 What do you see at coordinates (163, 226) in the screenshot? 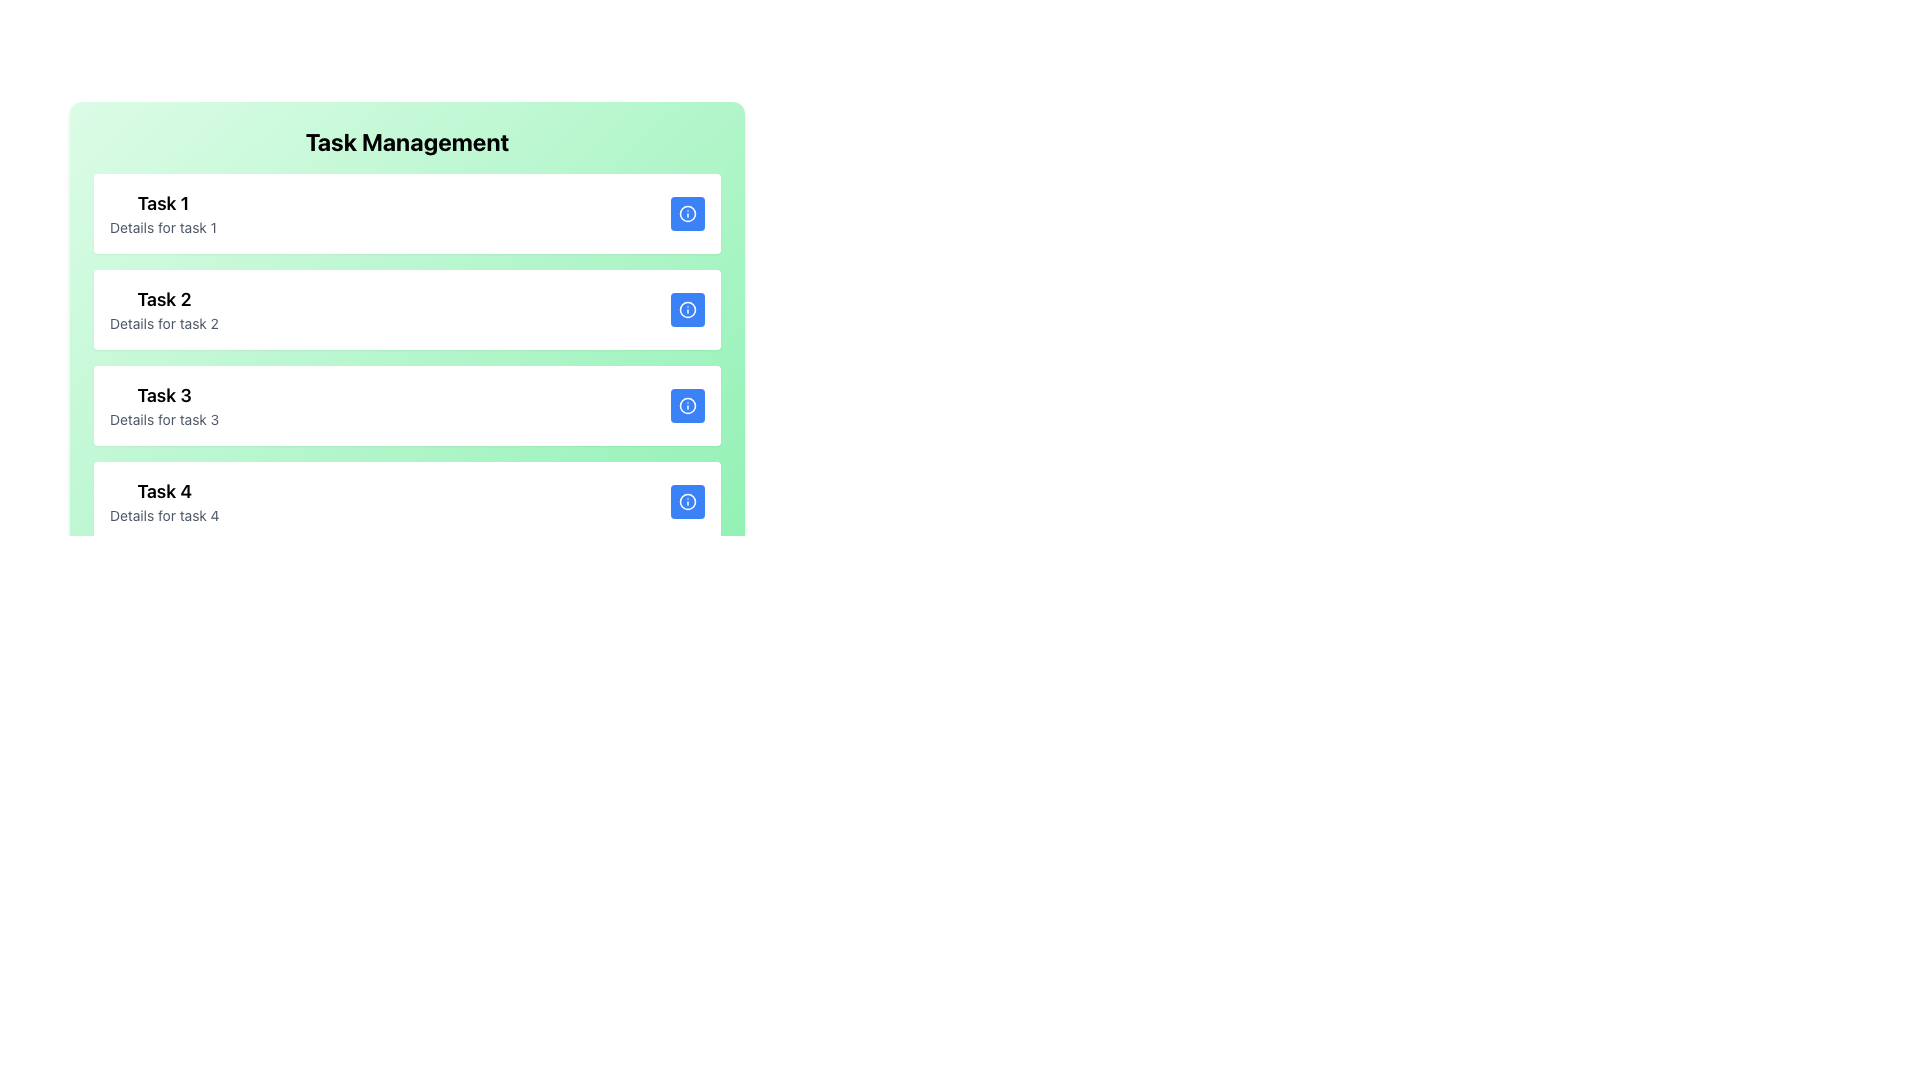
I see `the text label displaying 'Details for task 1', which is located directly below the heading 'Task 1' in the upper-left quadrant of the application interface` at bounding box center [163, 226].